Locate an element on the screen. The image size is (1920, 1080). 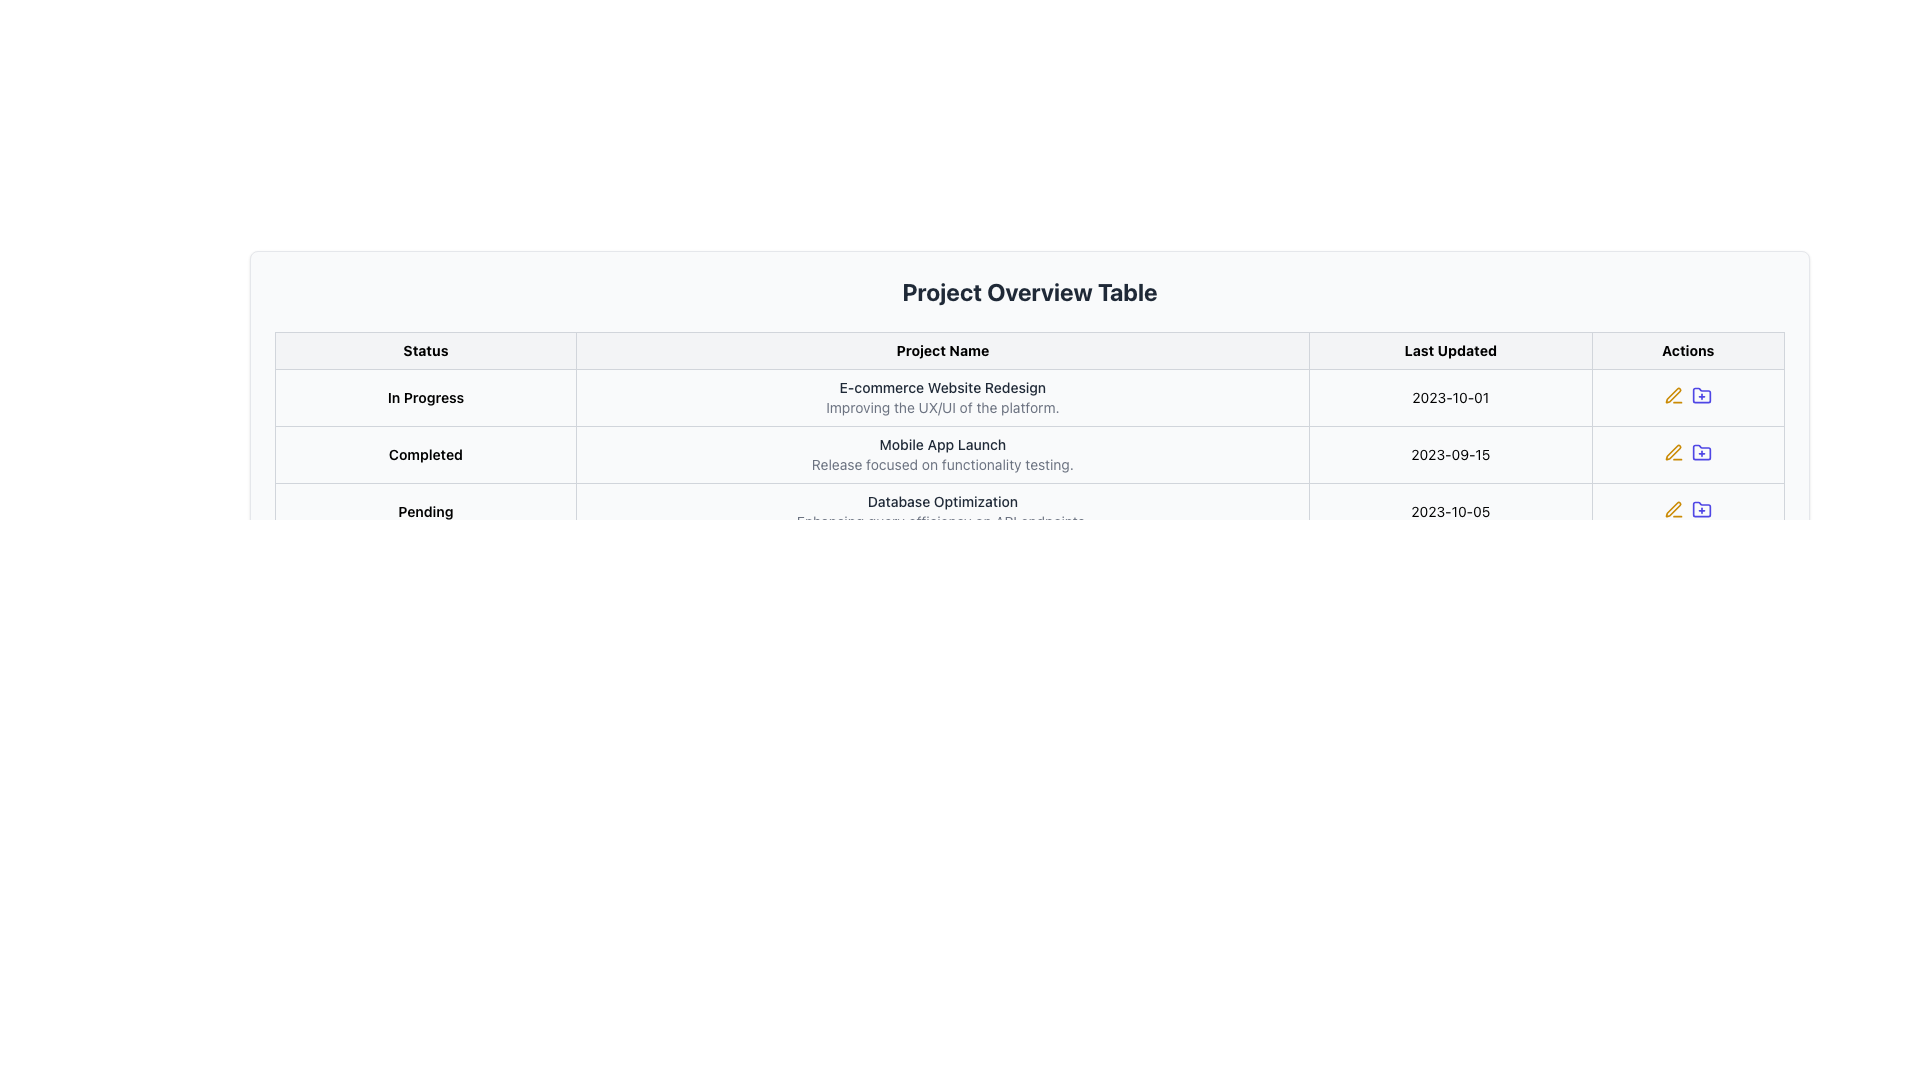
the indigo folder icon with a '+' sign located in the Actions column of the table, specifically the third row is located at coordinates (1701, 508).